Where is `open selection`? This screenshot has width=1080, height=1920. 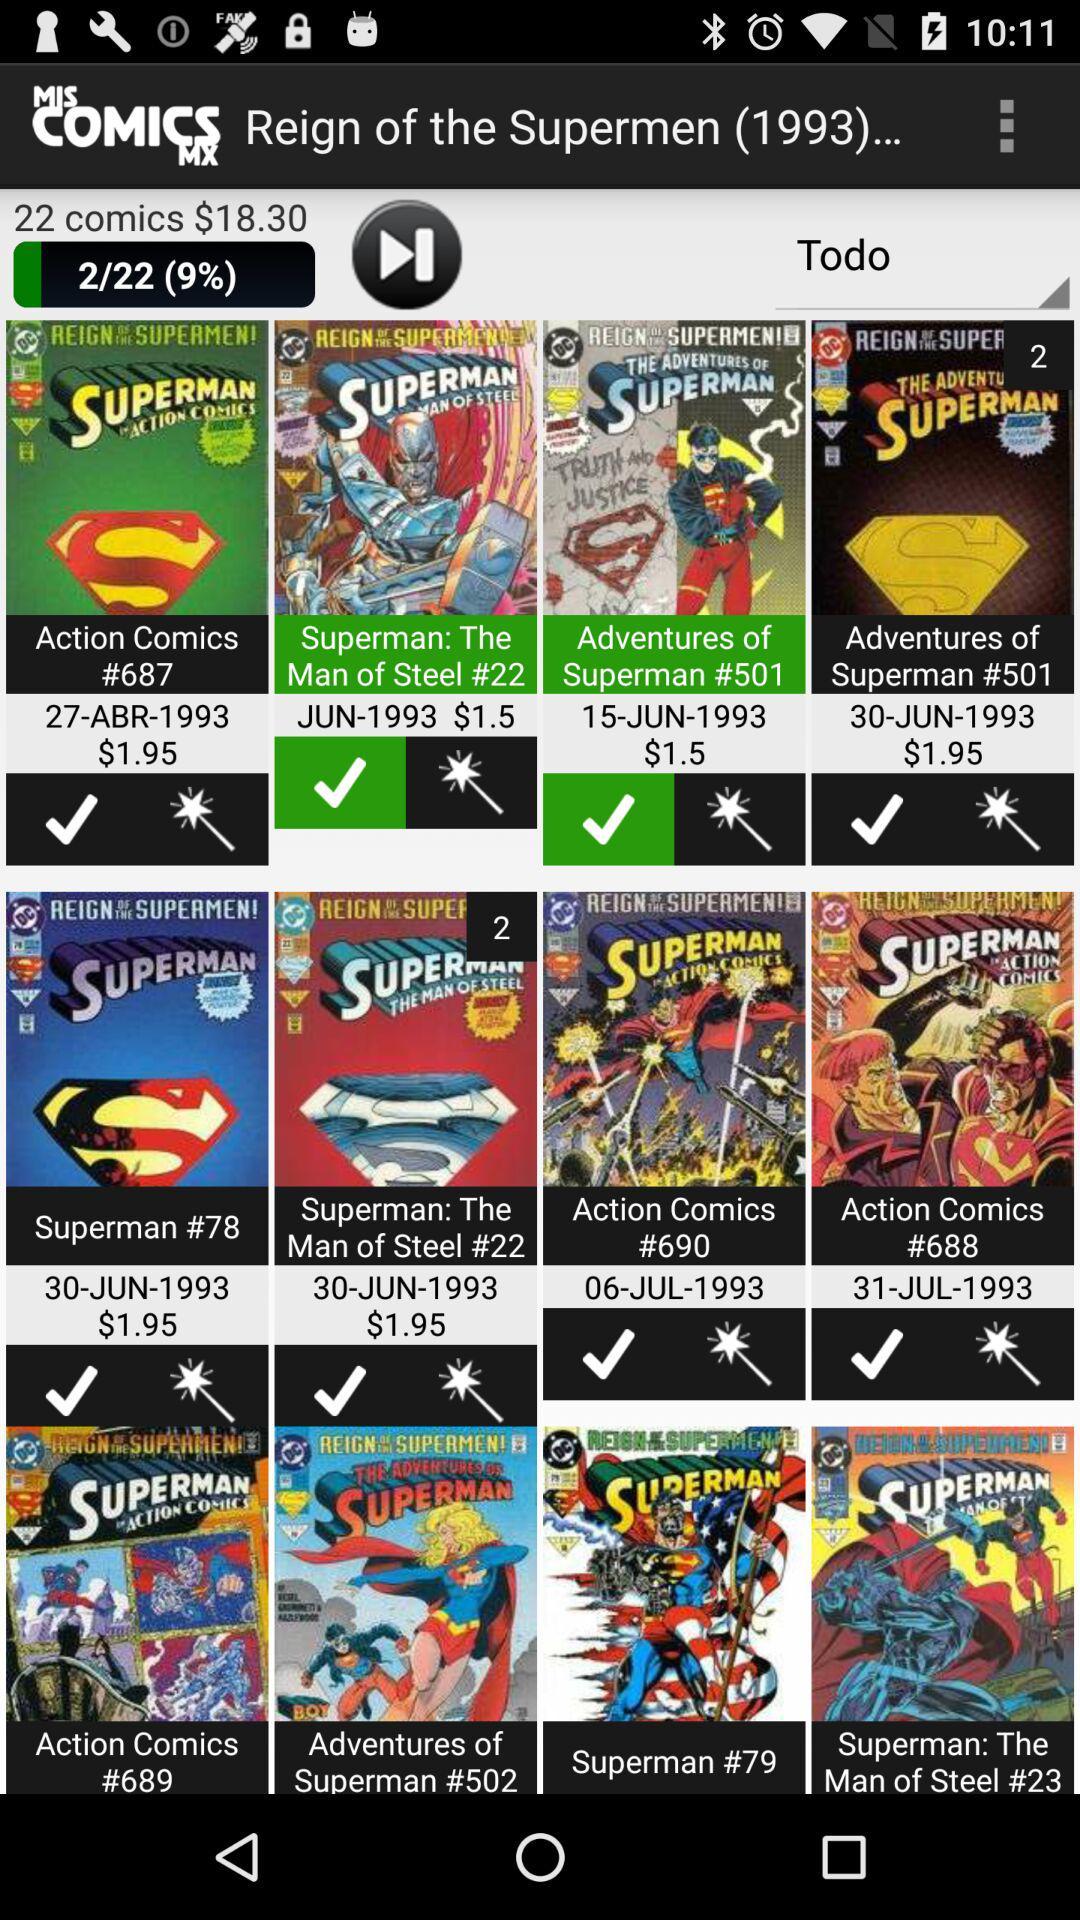
open selection is located at coordinates (674, 519).